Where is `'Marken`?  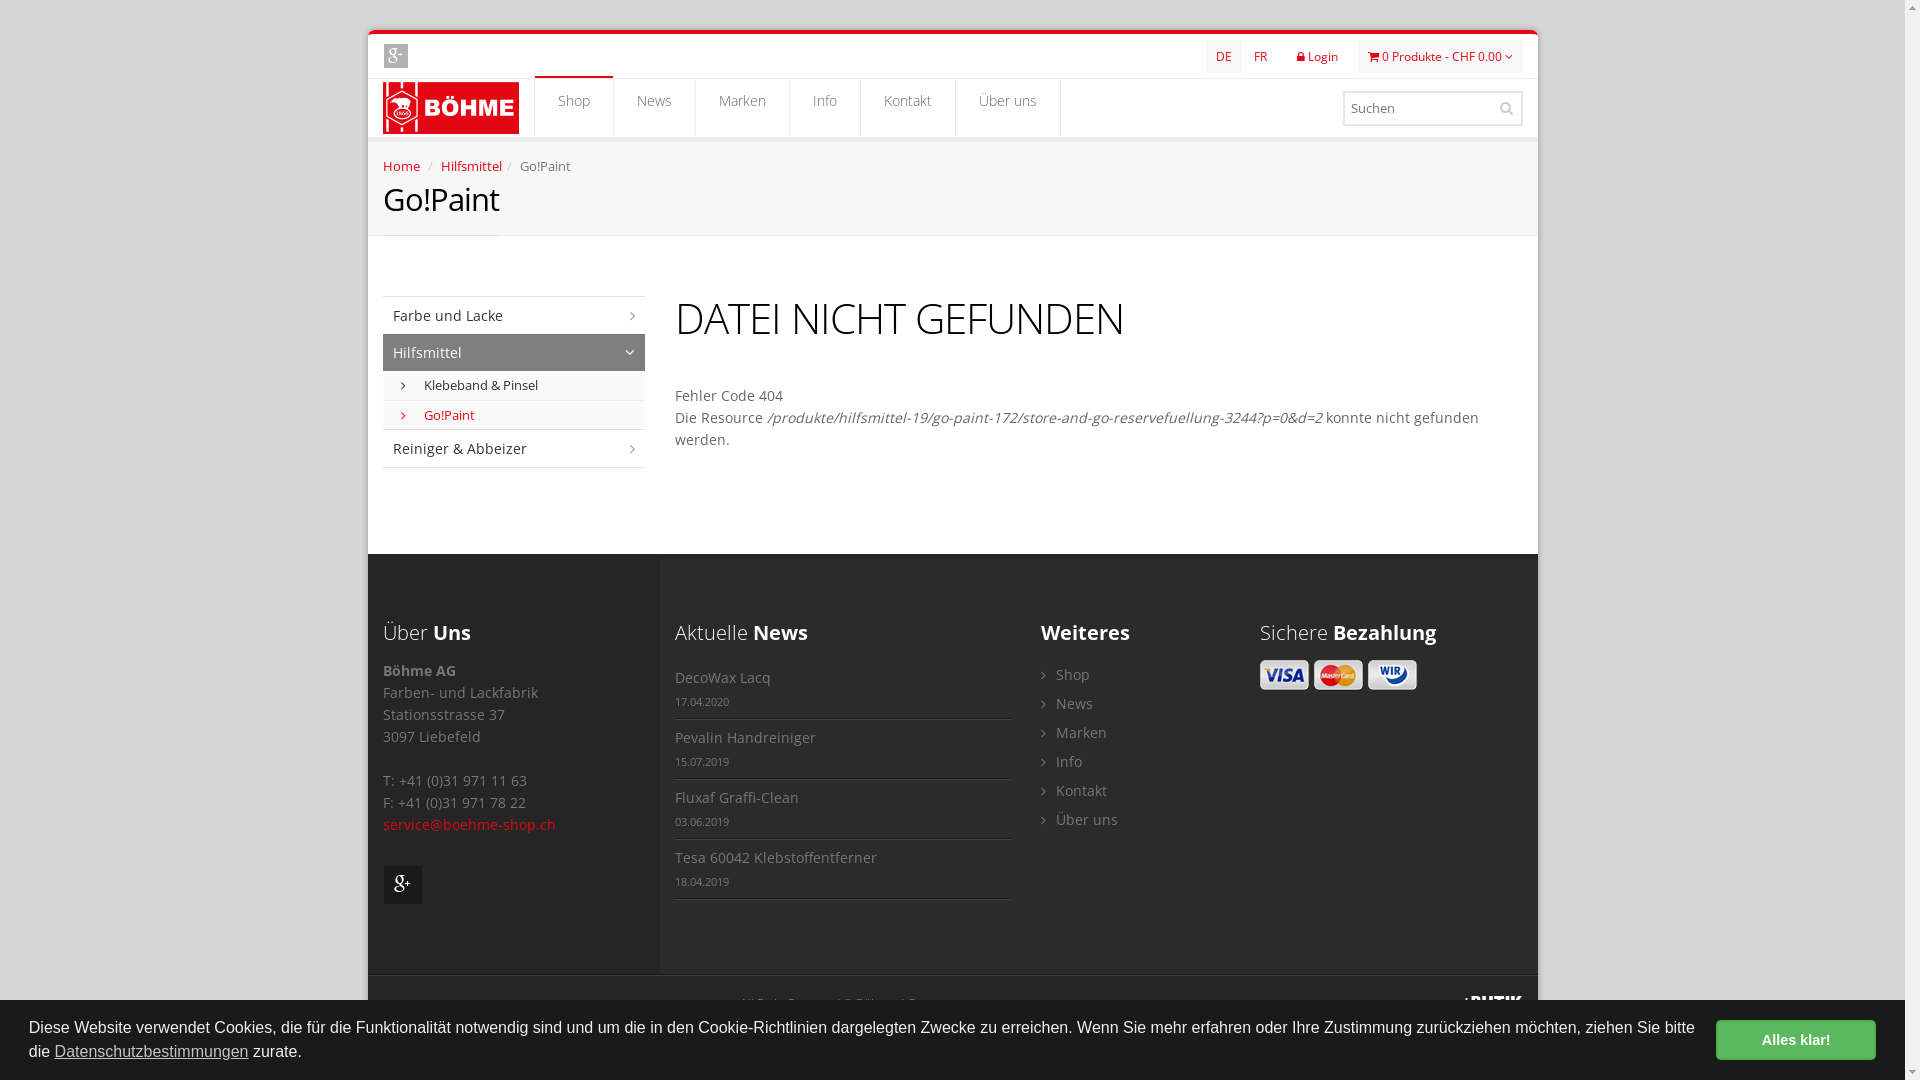 'Marken is located at coordinates (741, 108).